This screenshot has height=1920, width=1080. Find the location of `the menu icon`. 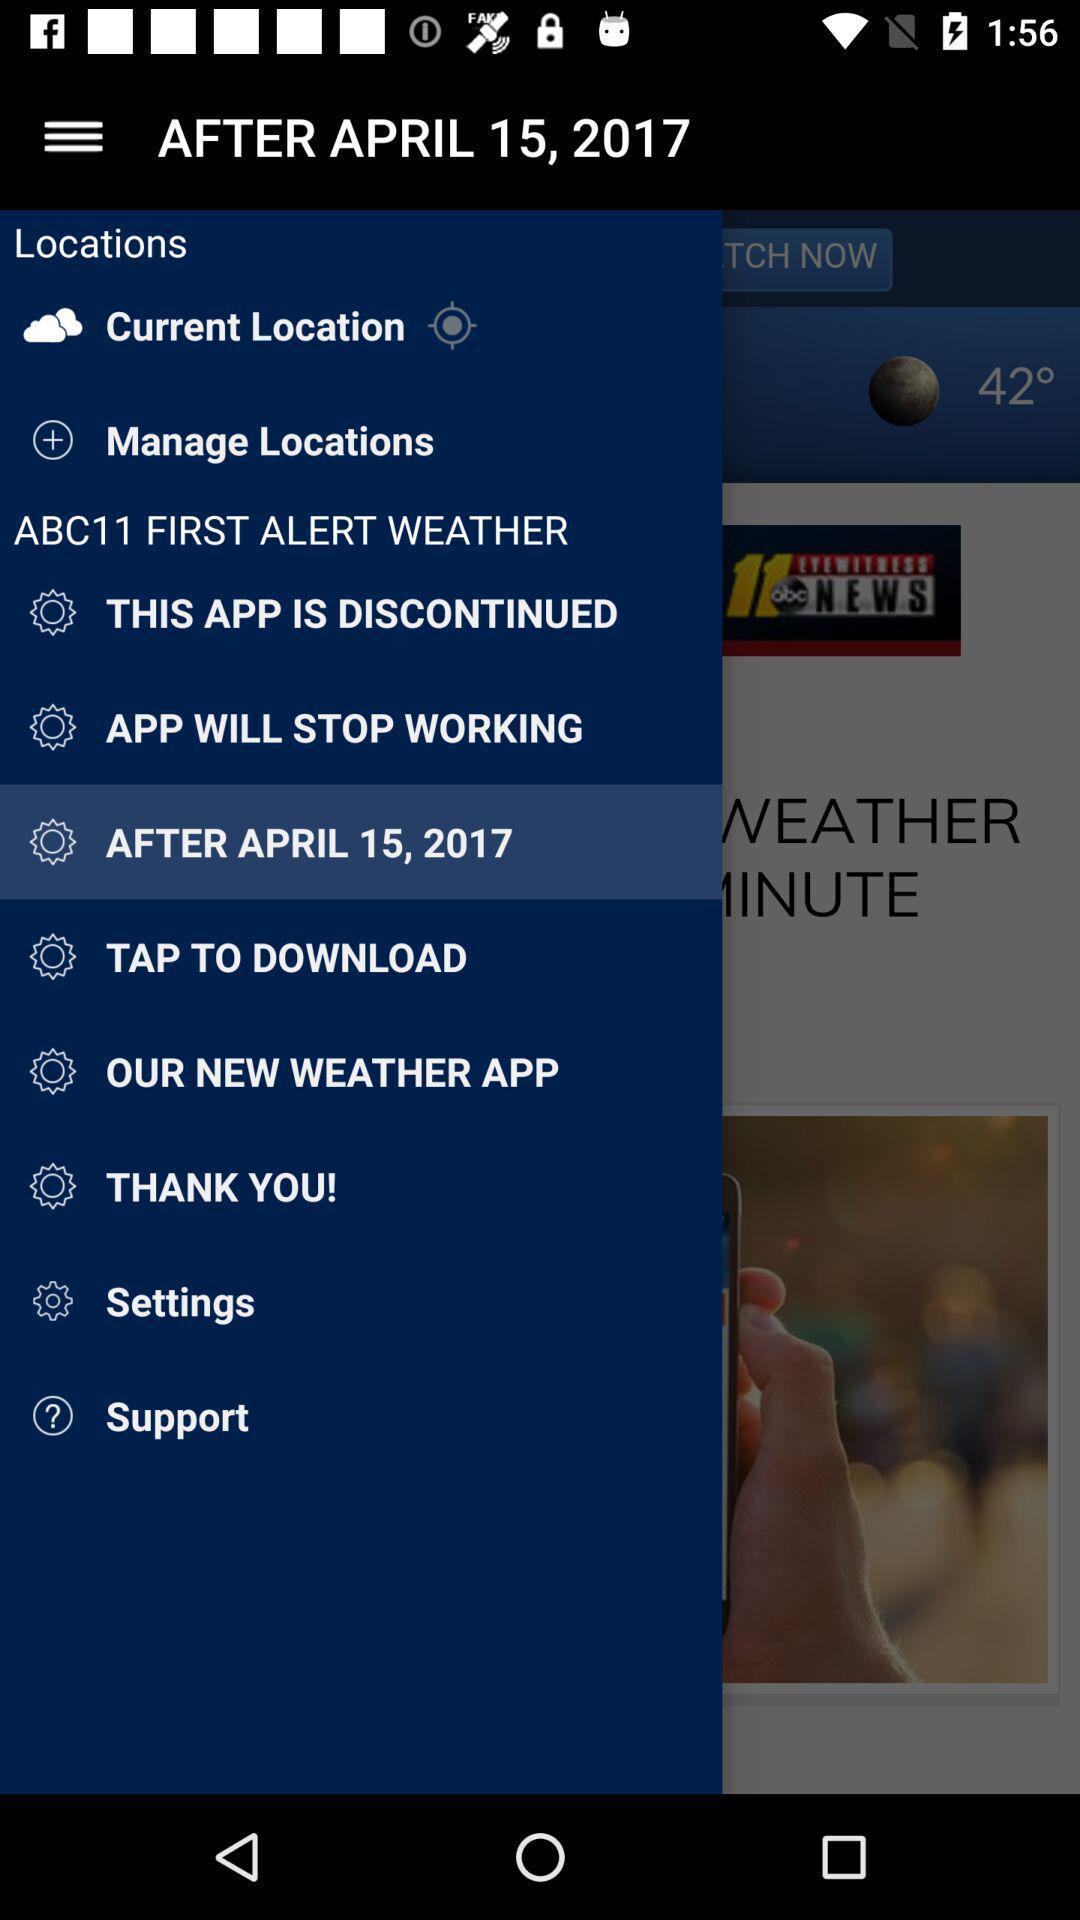

the menu icon is located at coordinates (72, 135).